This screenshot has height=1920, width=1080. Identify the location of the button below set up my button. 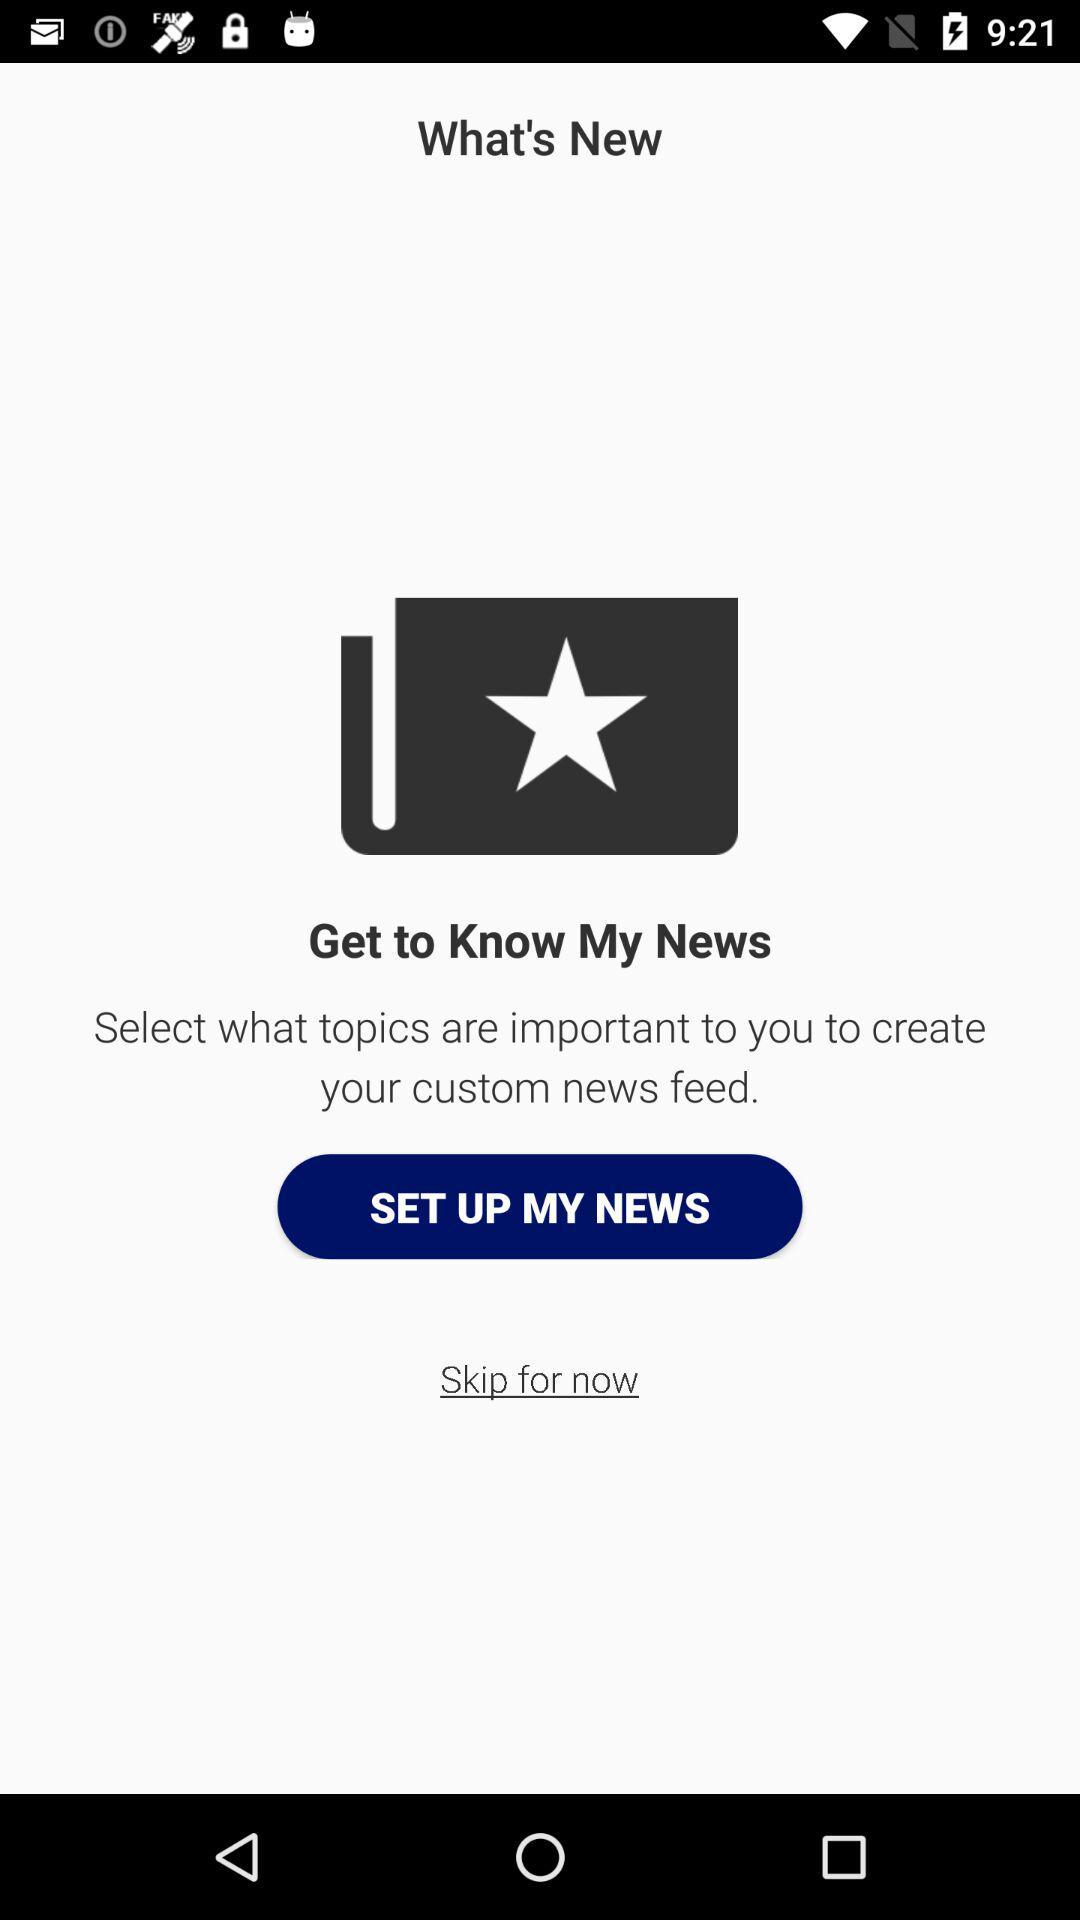
(538, 1377).